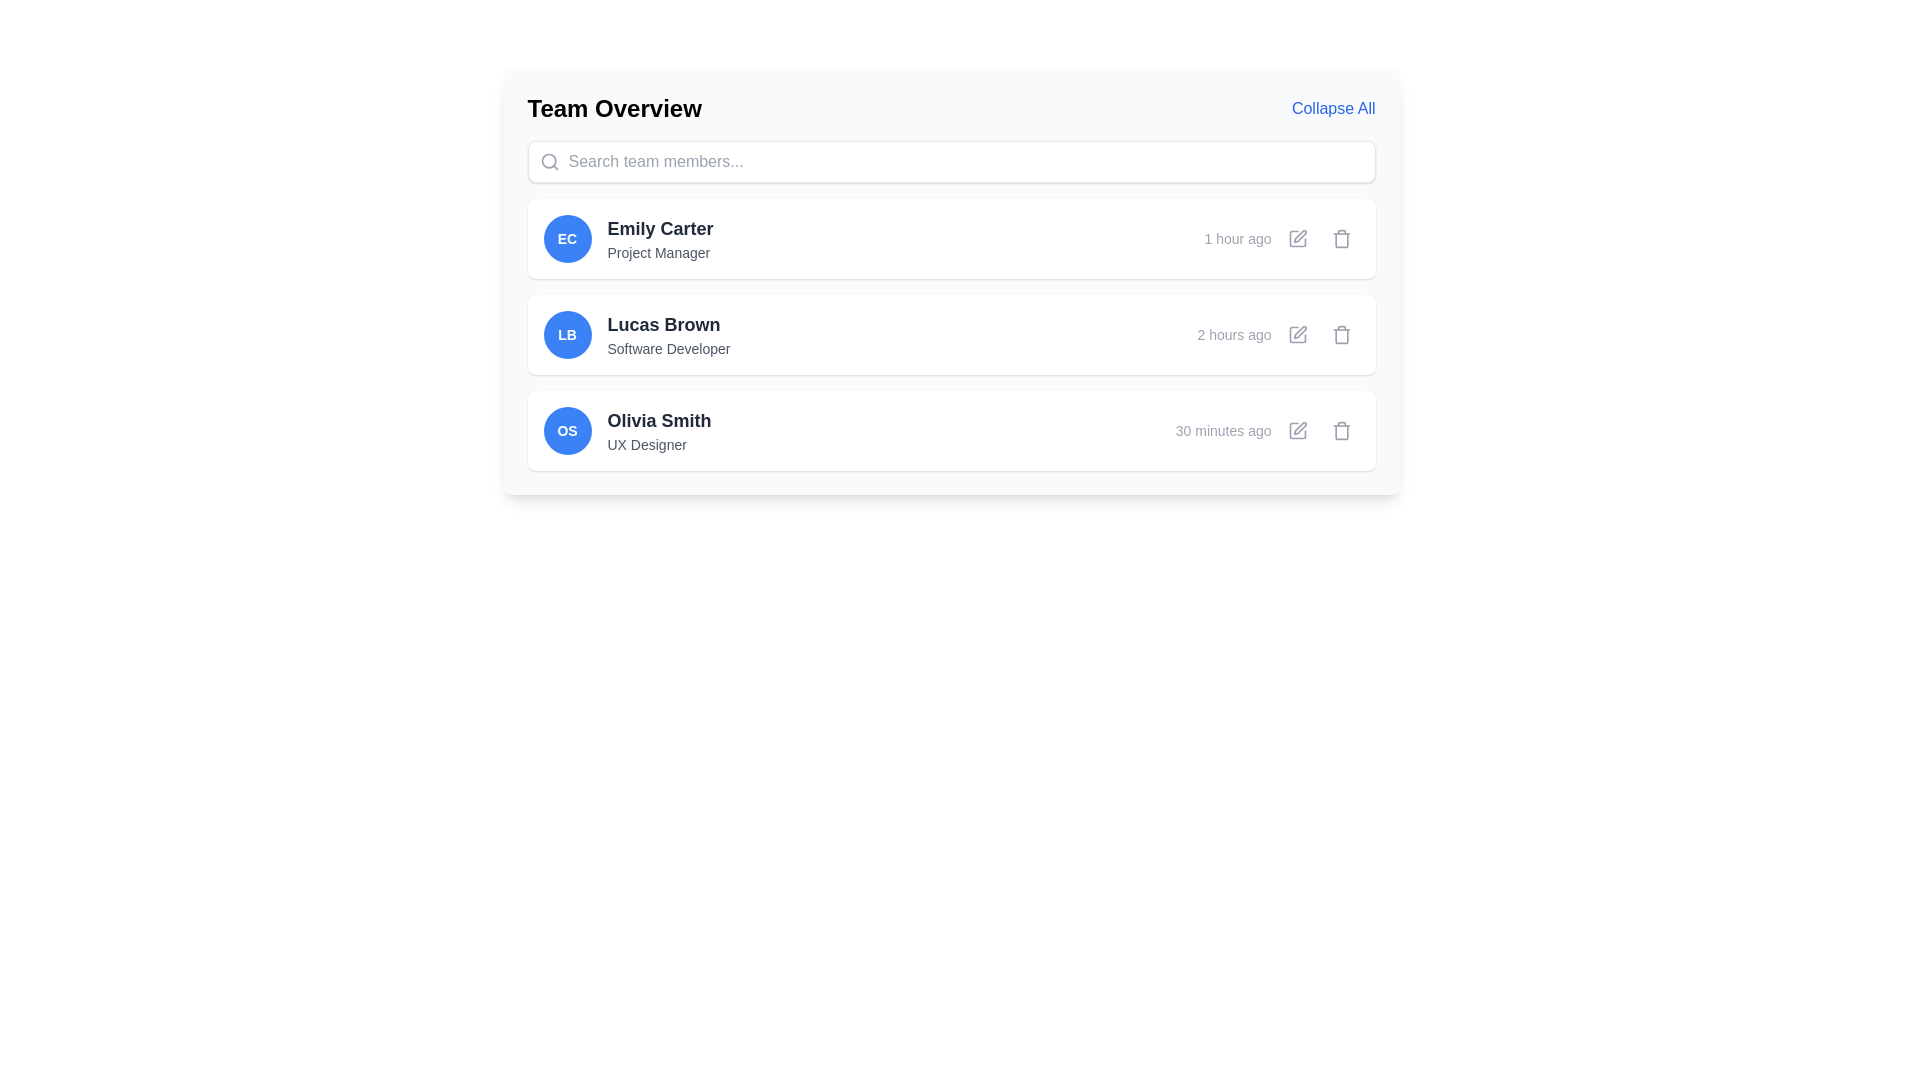 The width and height of the screenshot is (1920, 1080). Describe the element at coordinates (1277, 334) in the screenshot. I see `the Text label that displays the relative time of the event, located within the second card under 'Lucas Brown', to the right of the name and role, before two smaller icons` at that location.